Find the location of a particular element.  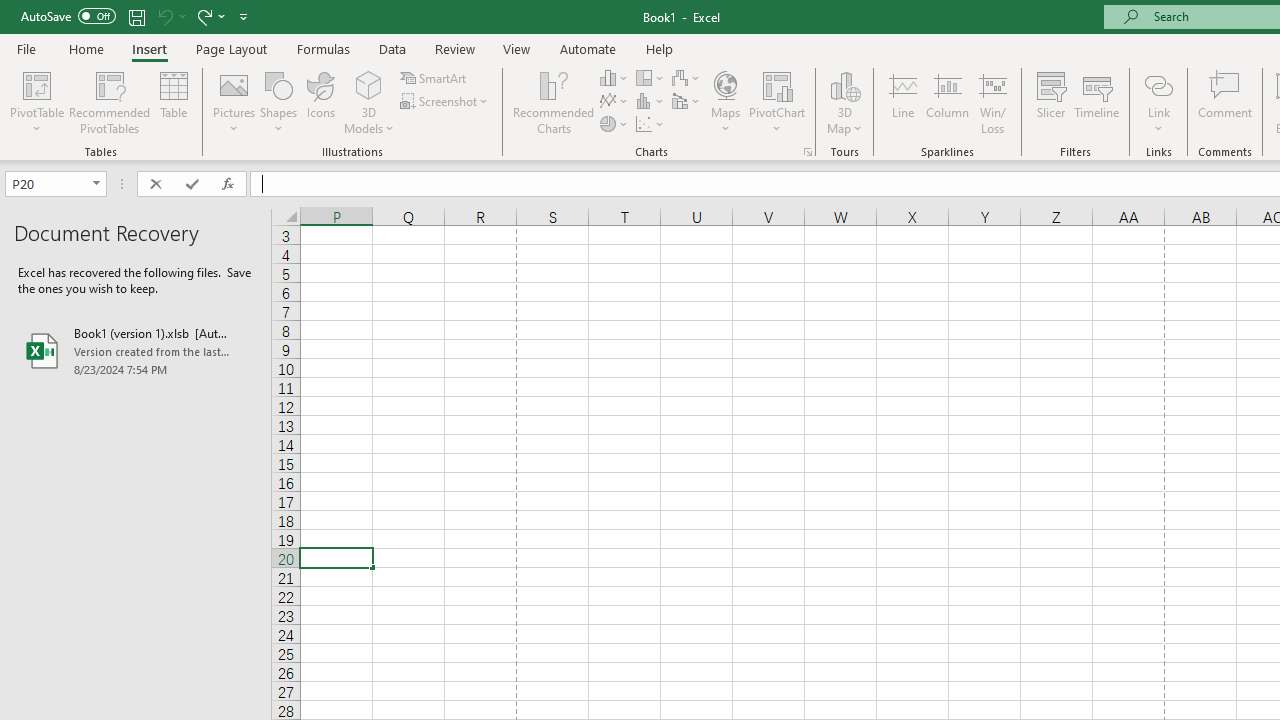

'Slicer...' is located at coordinates (1050, 103).